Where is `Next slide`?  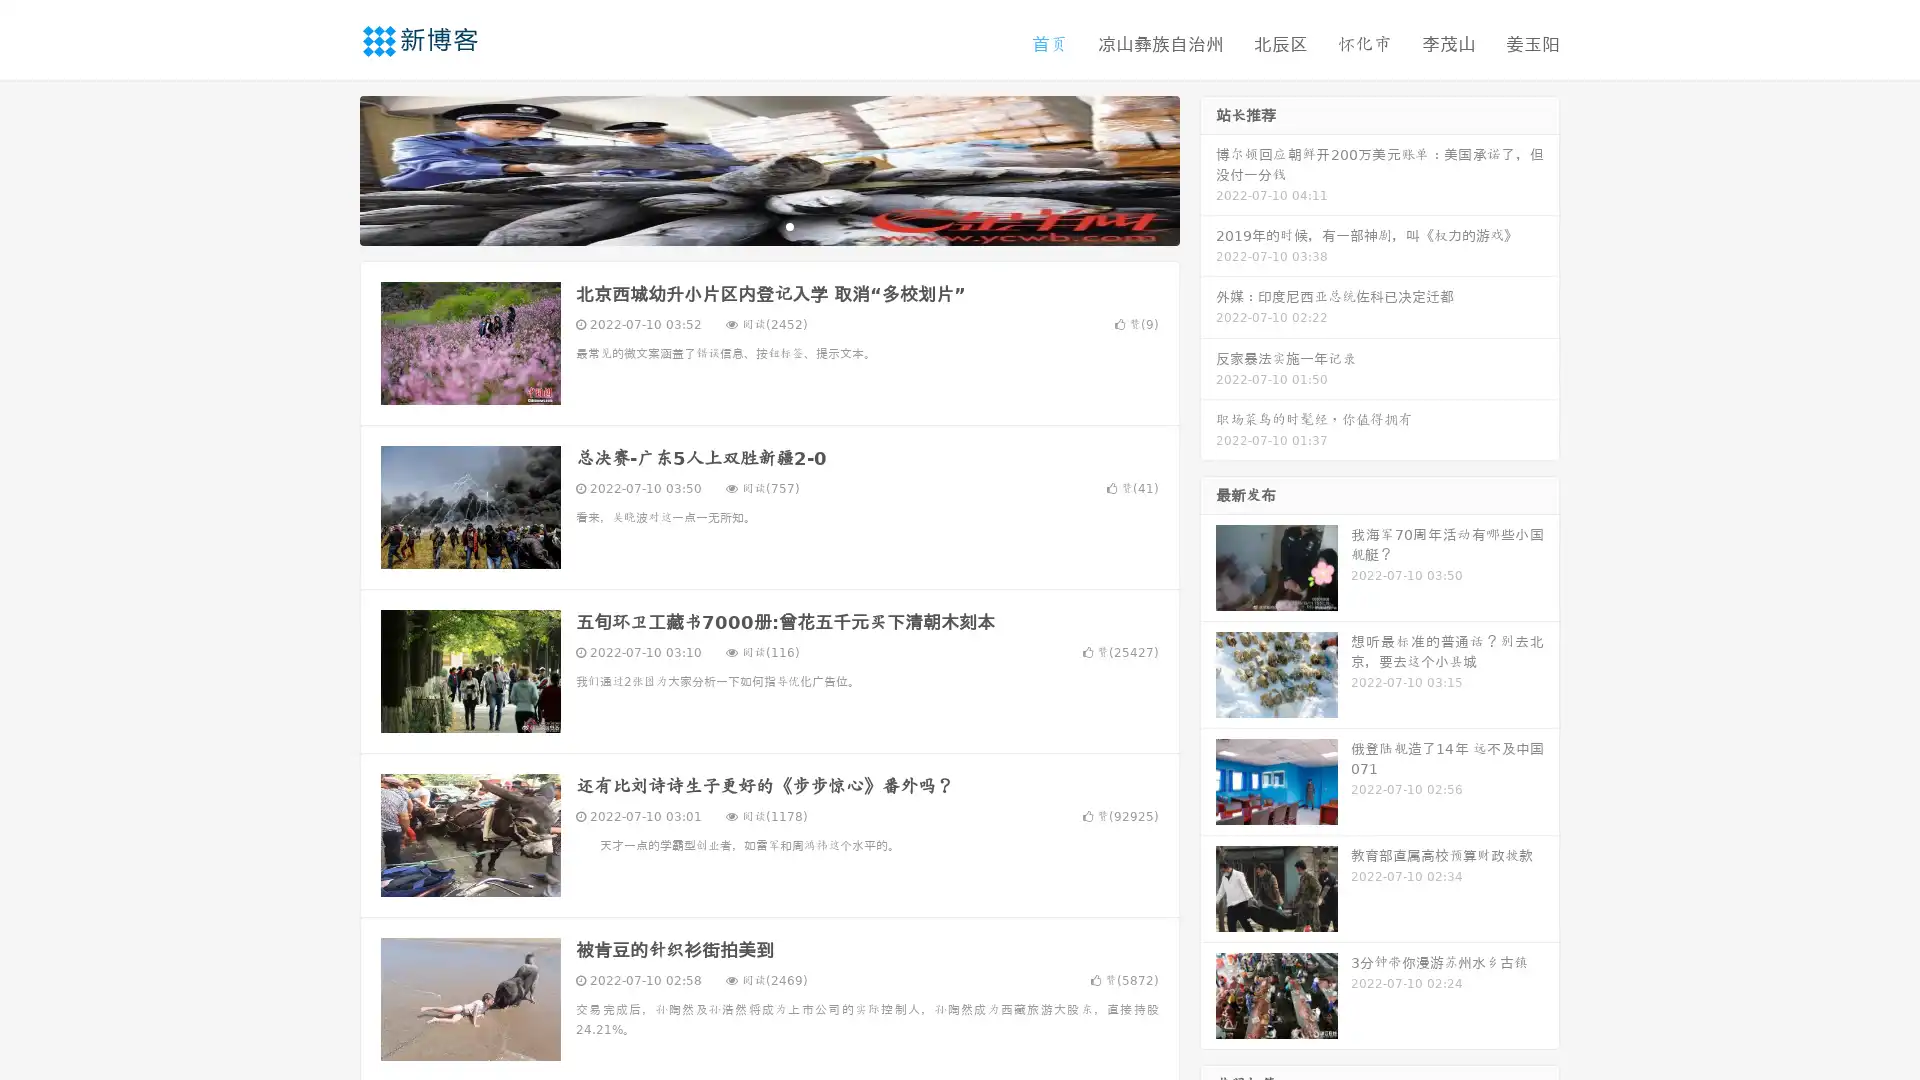
Next slide is located at coordinates (1208, 168).